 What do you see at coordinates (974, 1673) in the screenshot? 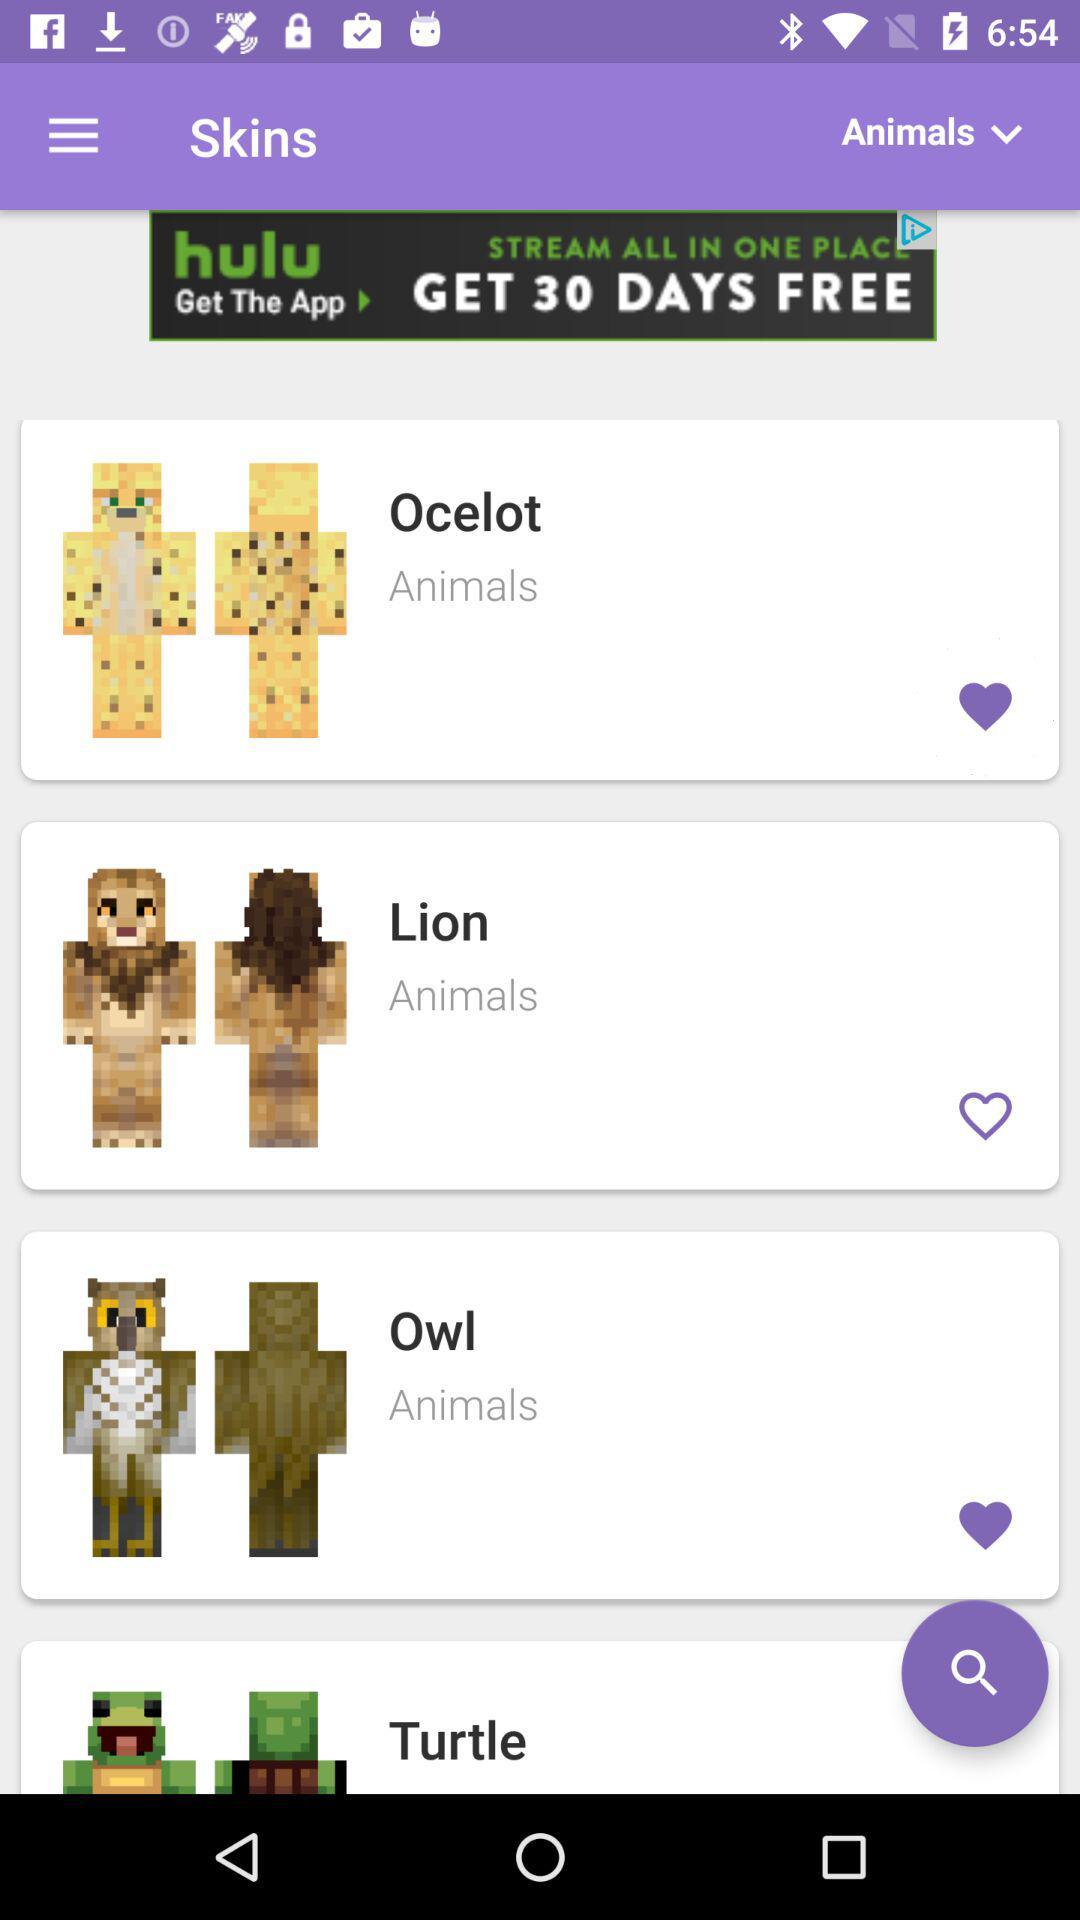
I see `the search icon` at bounding box center [974, 1673].